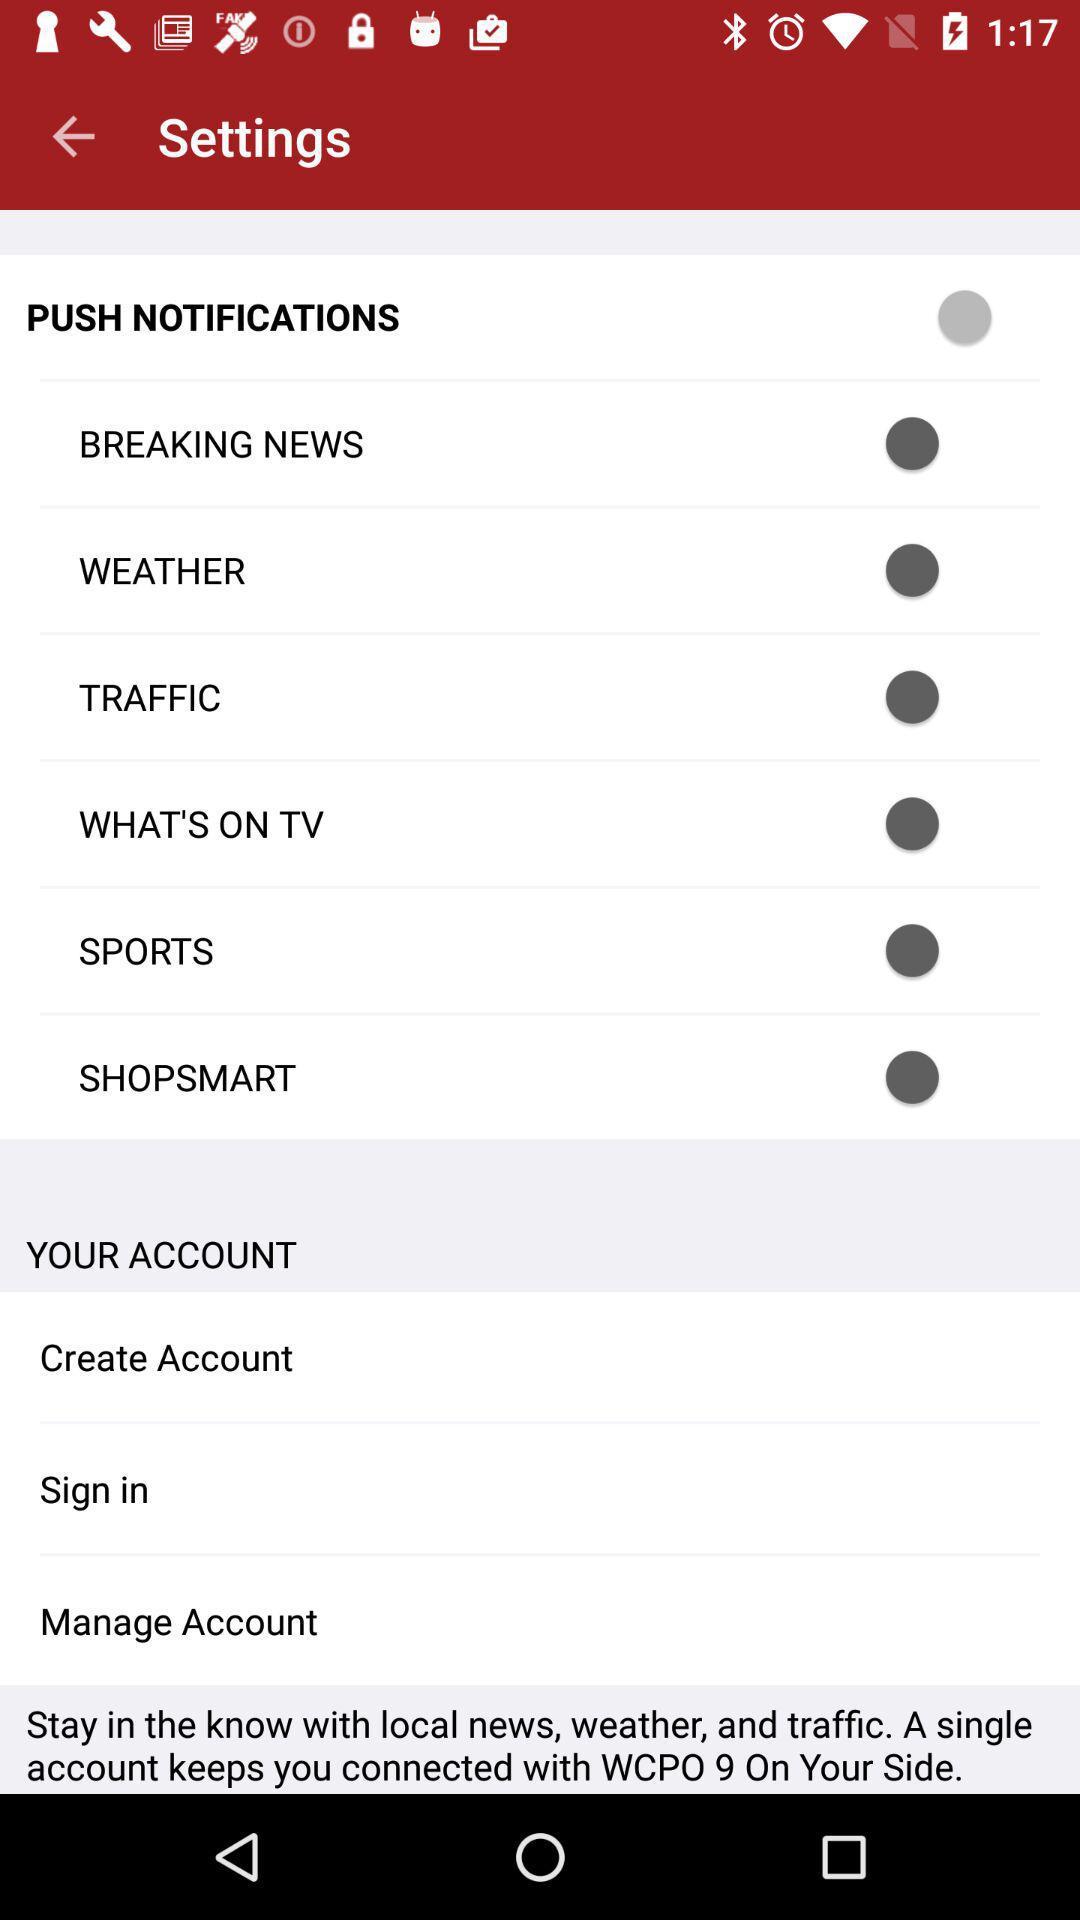 The height and width of the screenshot is (1920, 1080). What do you see at coordinates (72, 135) in the screenshot?
I see `icon above push notifications icon` at bounding box center [72, 135].